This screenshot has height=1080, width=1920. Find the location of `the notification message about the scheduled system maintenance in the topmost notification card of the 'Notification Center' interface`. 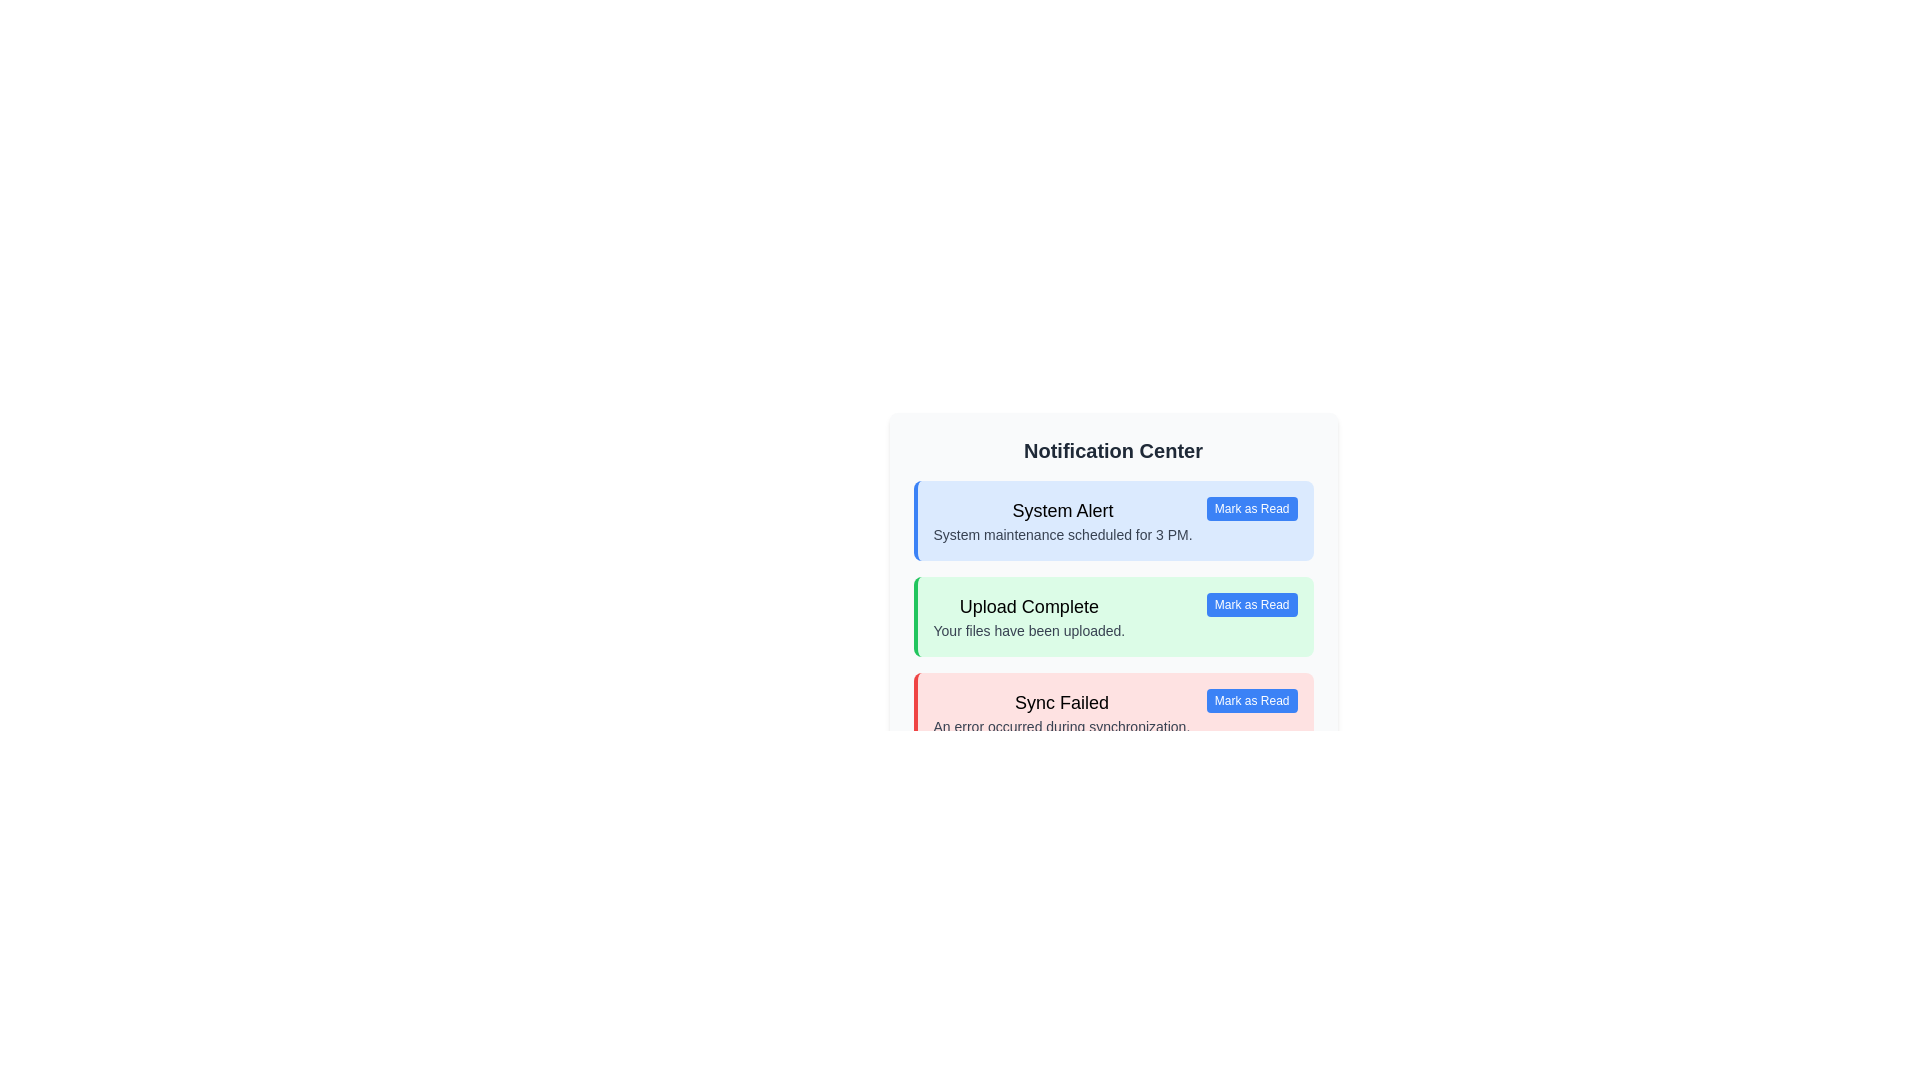

the notification message about the scheduled system maintenance in the topmost notification card of the 'Notification Center' interface is located at coordinates (1062, 519).